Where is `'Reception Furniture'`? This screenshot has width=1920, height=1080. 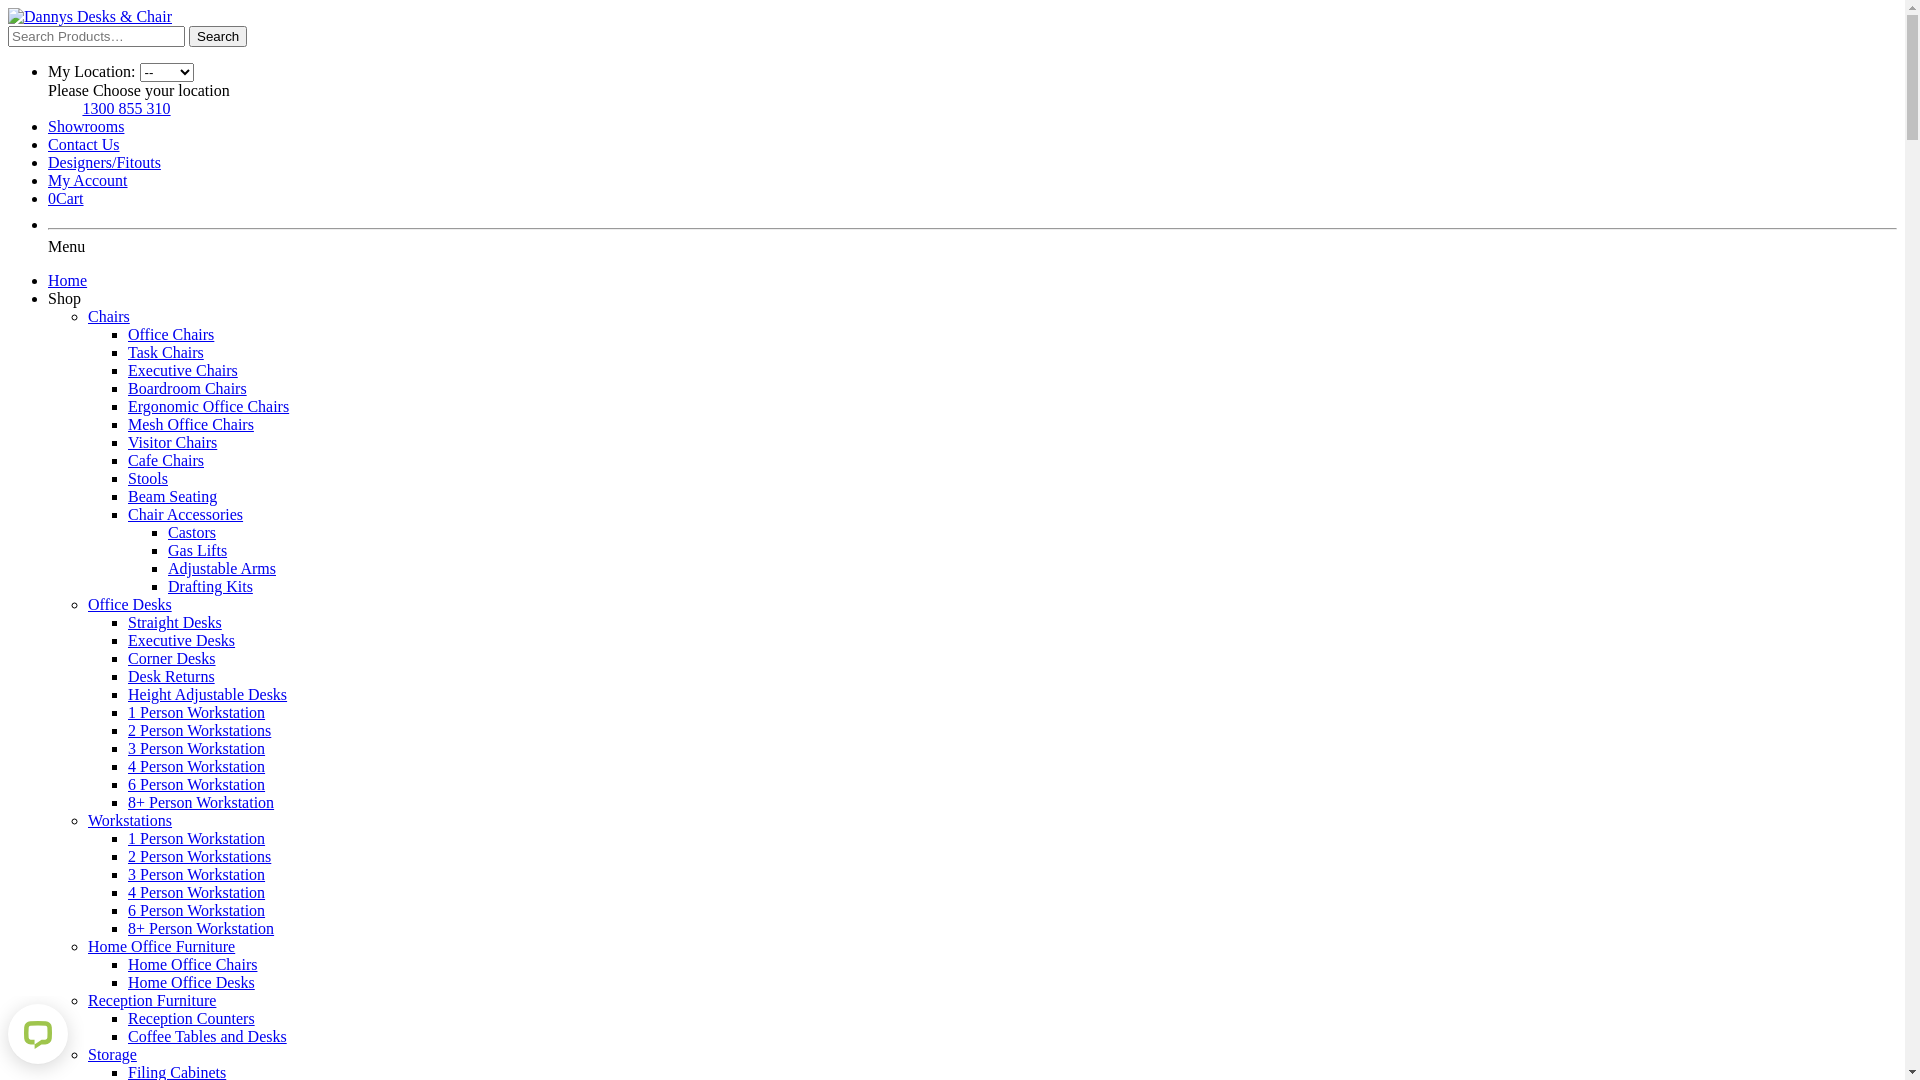
'Reception Furniture' is located at coordinates (151, 1000).